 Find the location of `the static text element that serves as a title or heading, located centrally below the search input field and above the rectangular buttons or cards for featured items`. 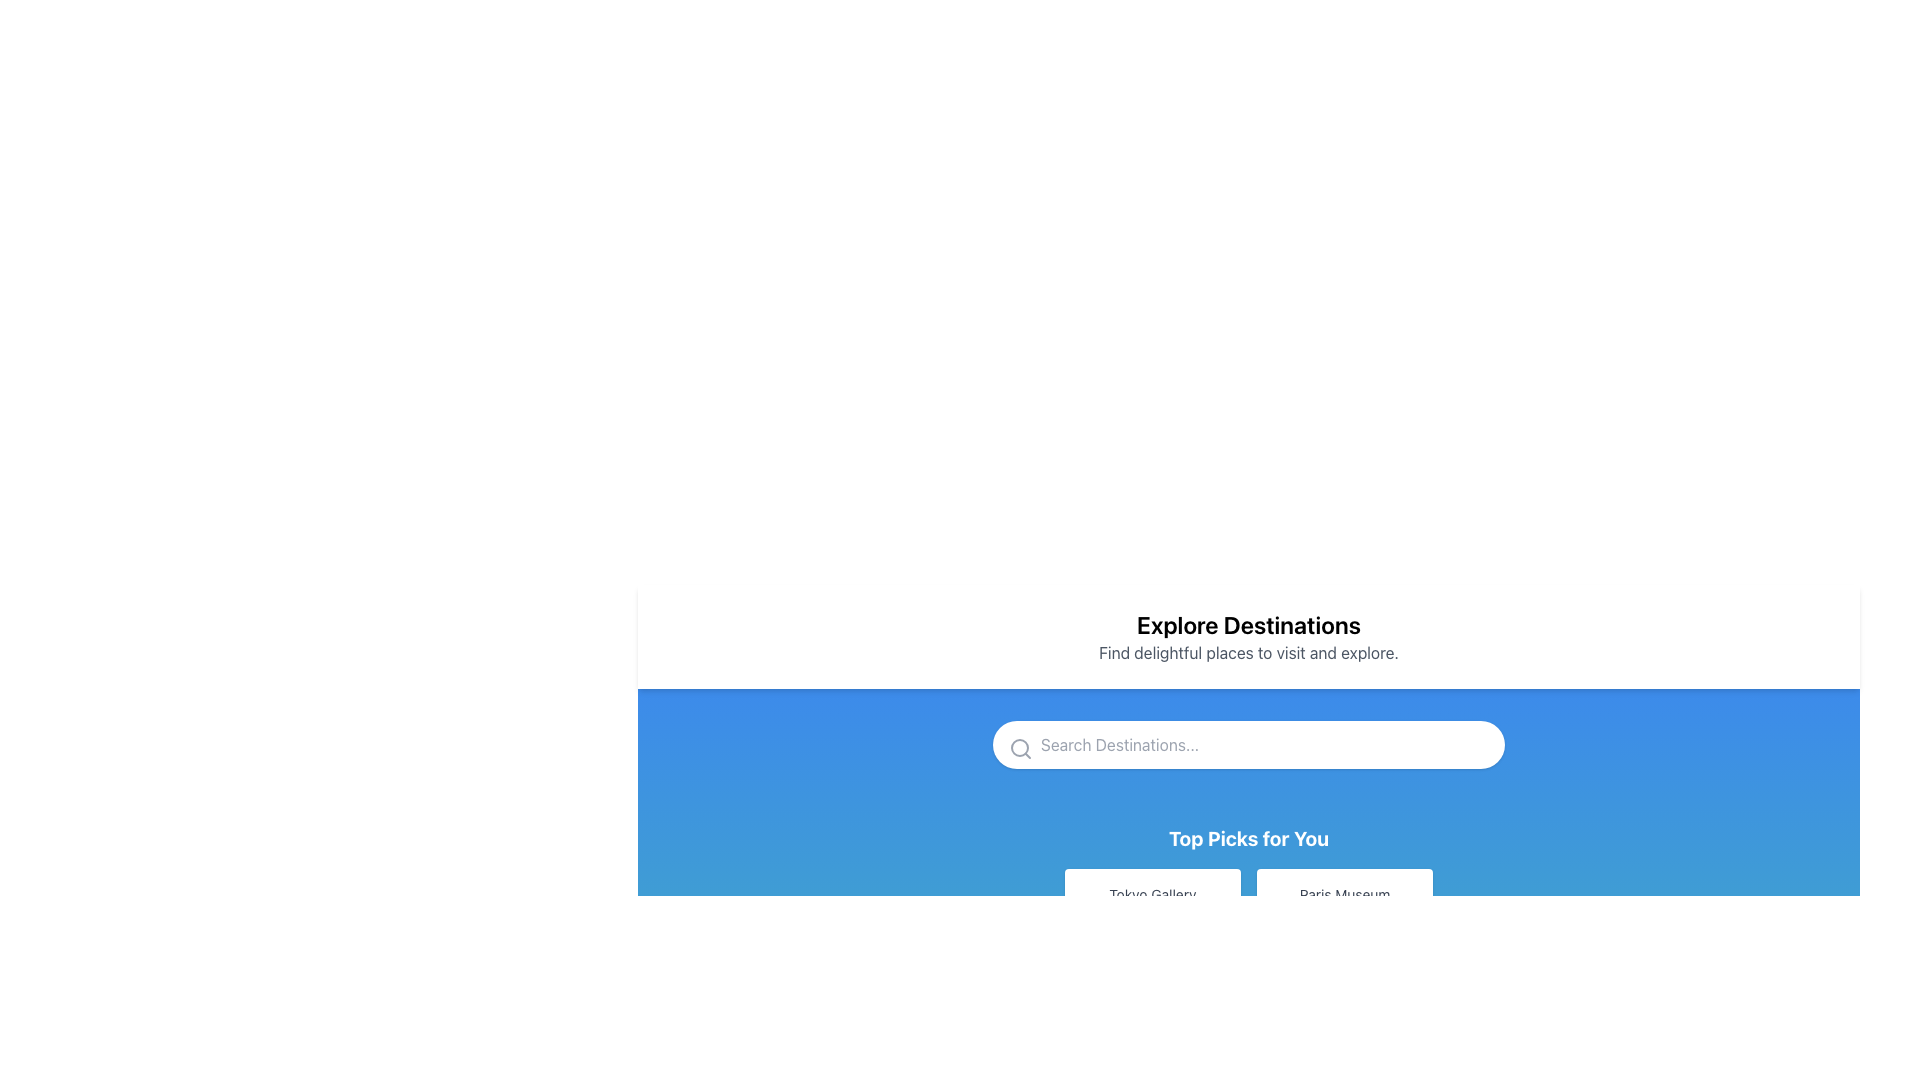

the static text element that serves as a title or heading, located centrally below the search input field and above the rectangular buttons or cards for featured items is located at coordinates (1247, 839).